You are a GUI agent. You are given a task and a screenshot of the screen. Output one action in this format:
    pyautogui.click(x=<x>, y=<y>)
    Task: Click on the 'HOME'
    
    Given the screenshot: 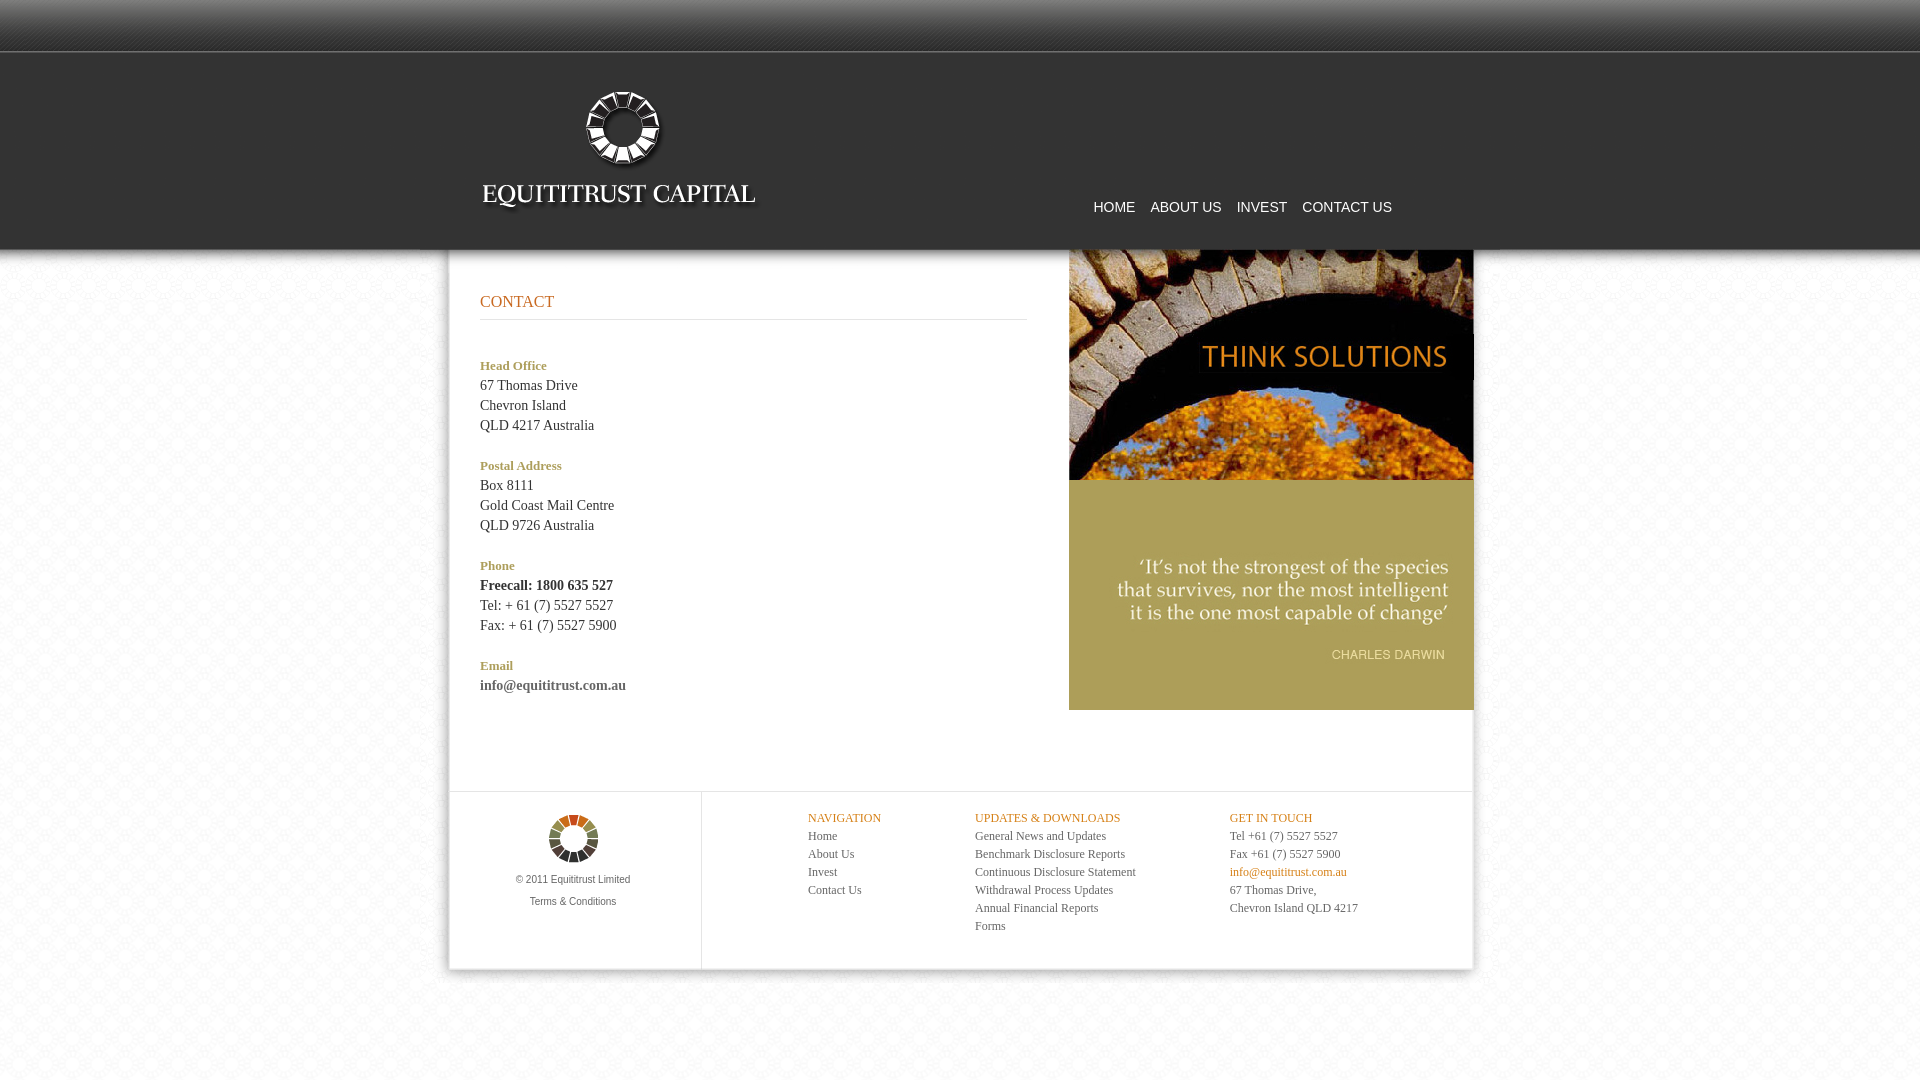 What is the action you would take?
    pyautogui.click(x=1112, y=207)
    